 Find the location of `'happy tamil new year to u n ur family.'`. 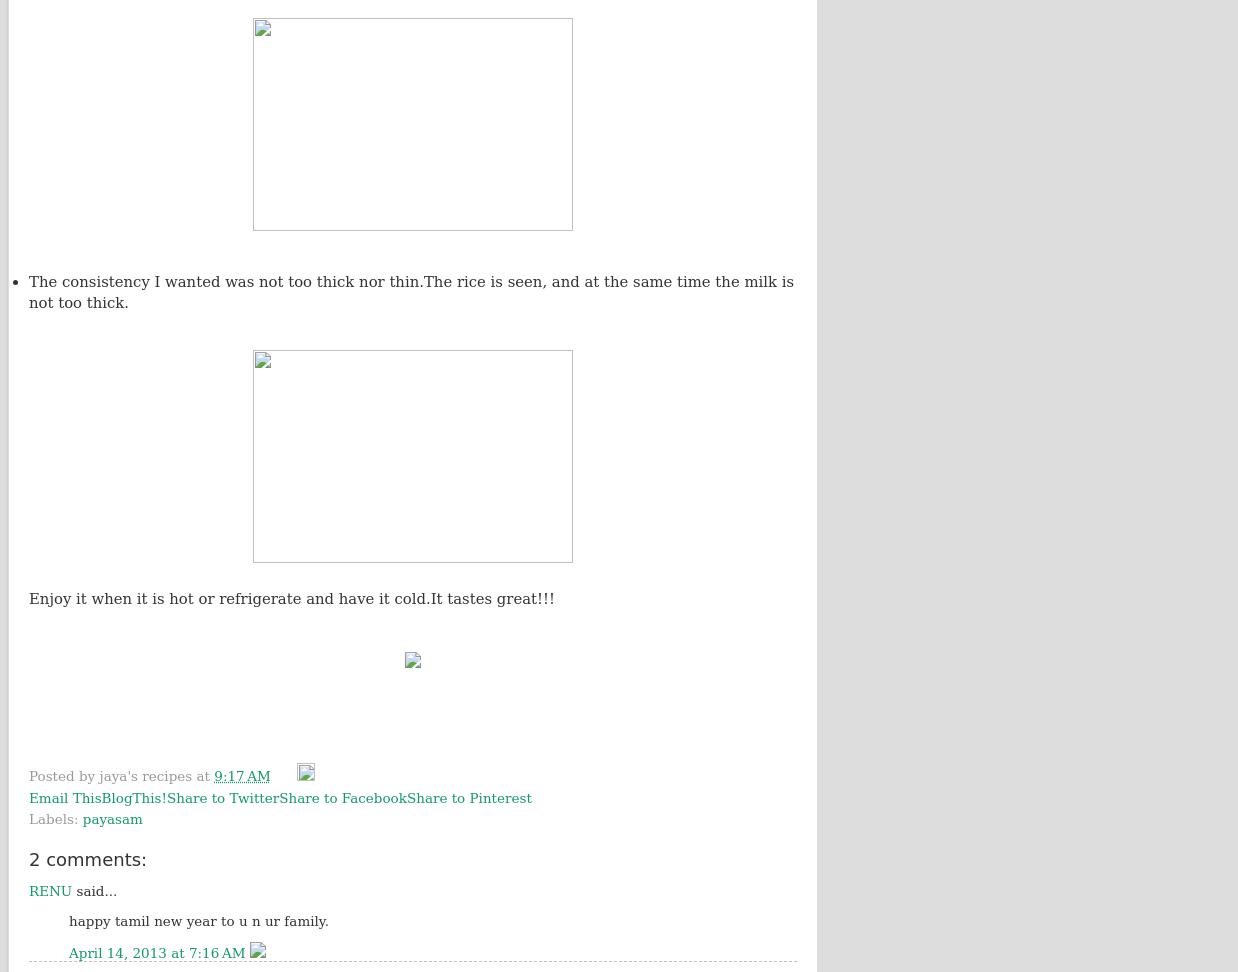

'happy tamil new year to u n ur family.' is located at coordinates (198, 918).